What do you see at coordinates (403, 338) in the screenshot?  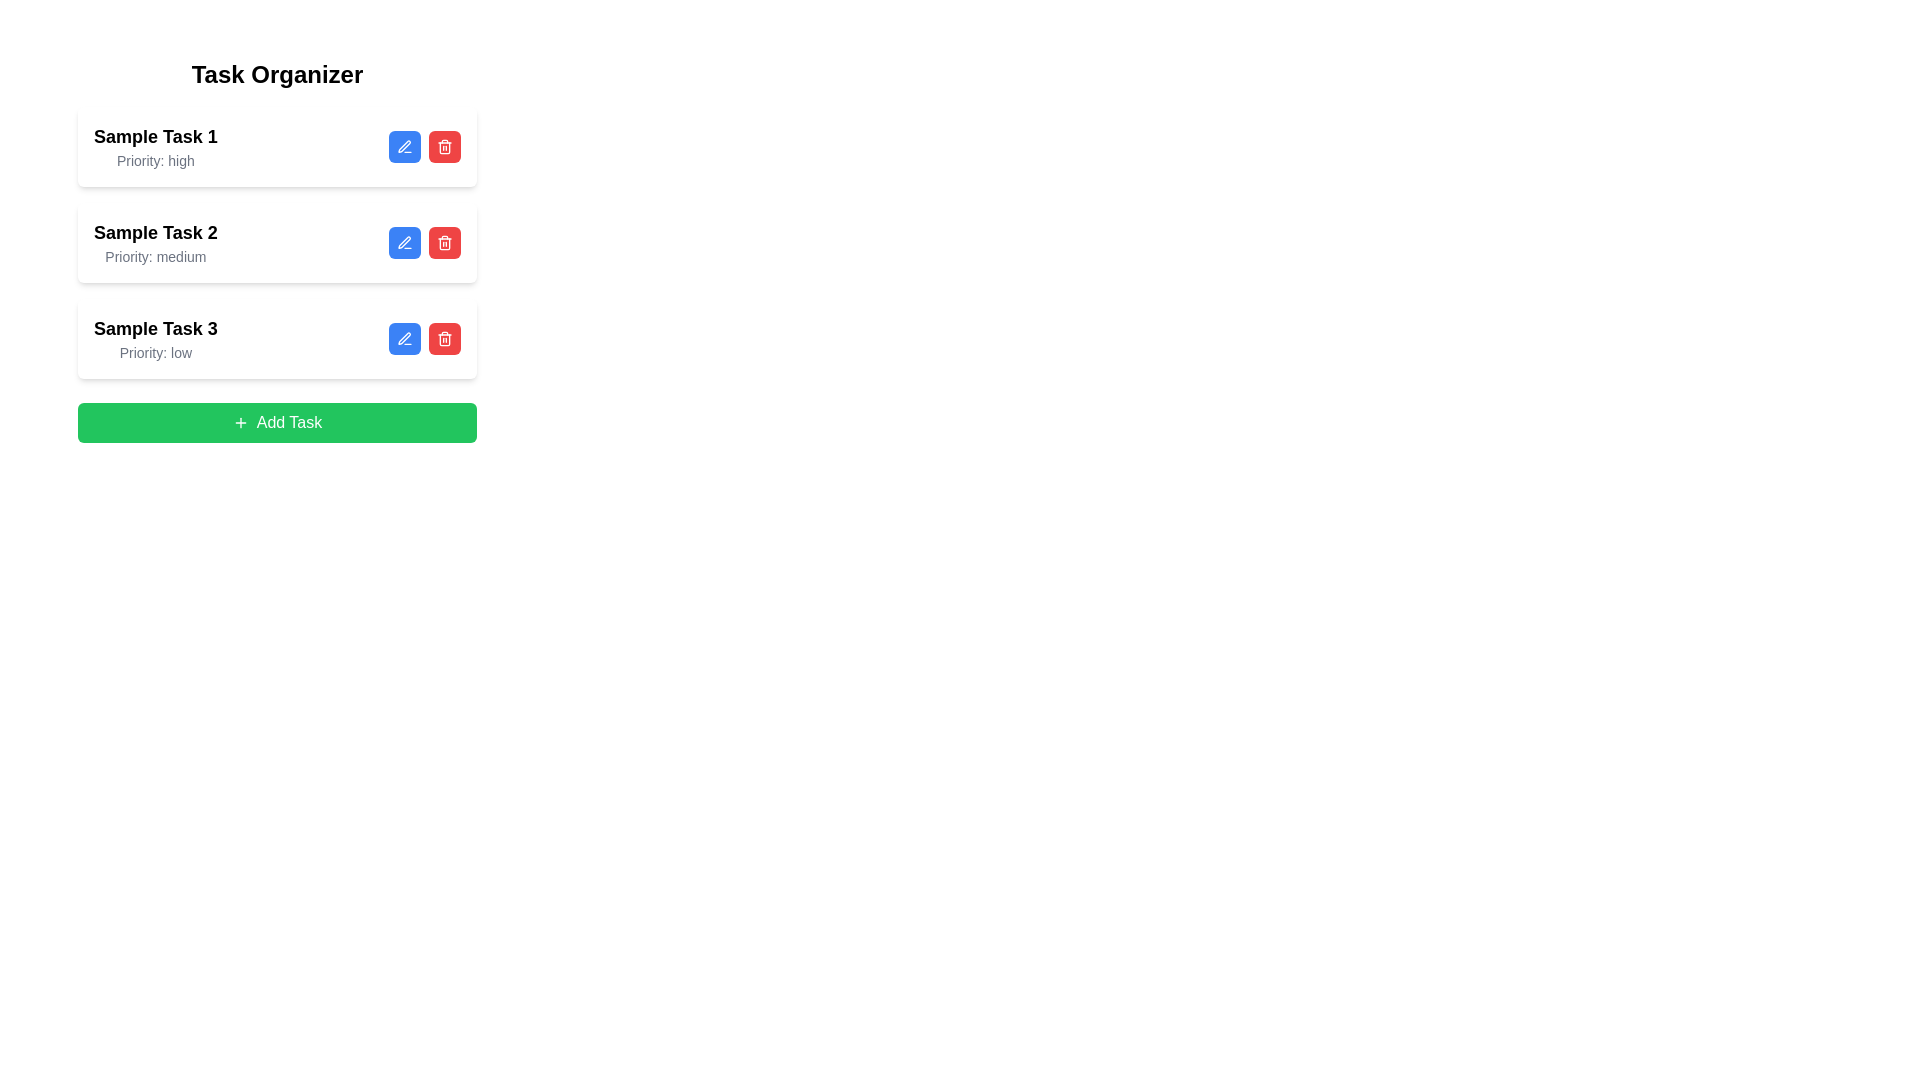 I see `the edit button with a pen icon located to the left of the red trash icon in the 'Sample Task 3' card interface` at bounding box center [403, 338].